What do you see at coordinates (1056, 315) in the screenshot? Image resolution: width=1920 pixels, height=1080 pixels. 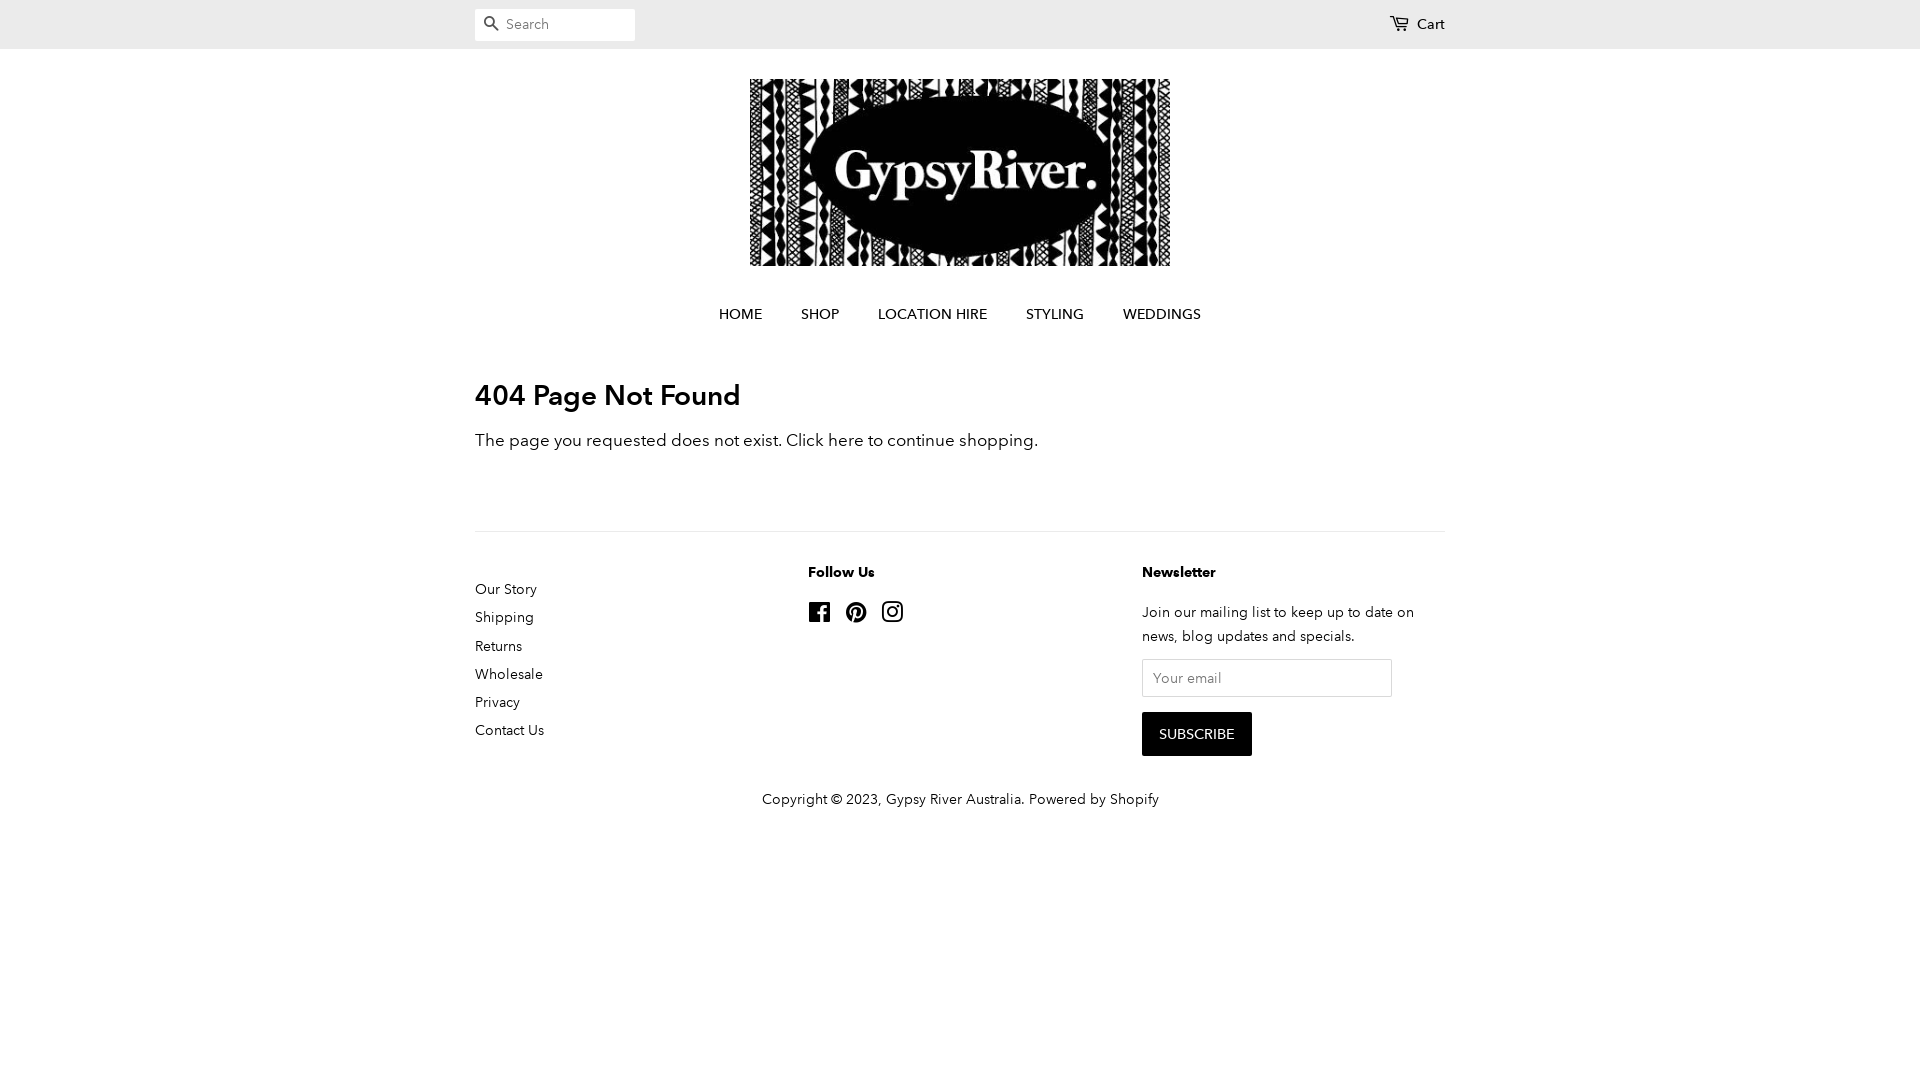 I see `'STYLING'` at bounding box center [1056, 315].